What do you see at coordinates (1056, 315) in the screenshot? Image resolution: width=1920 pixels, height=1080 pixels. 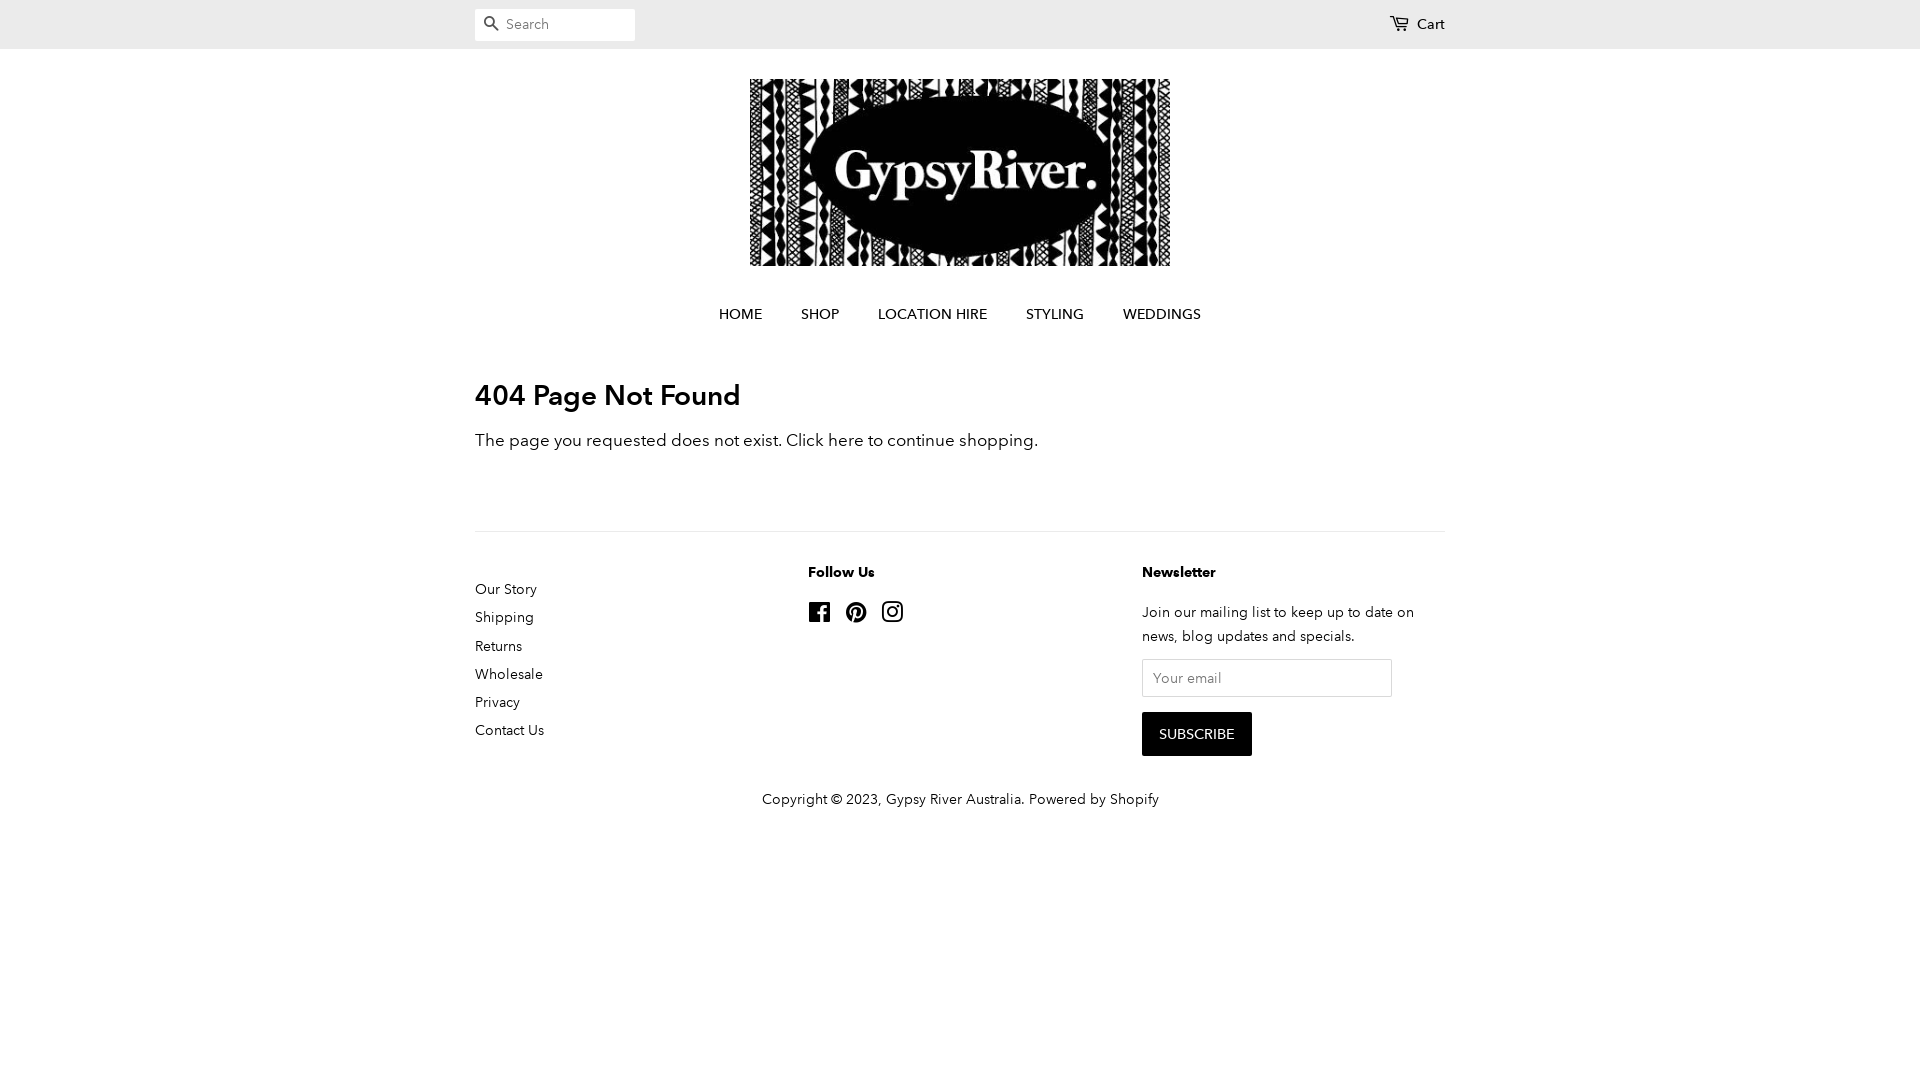 I see `'STYLING'` at bounding box center [1056, 315].